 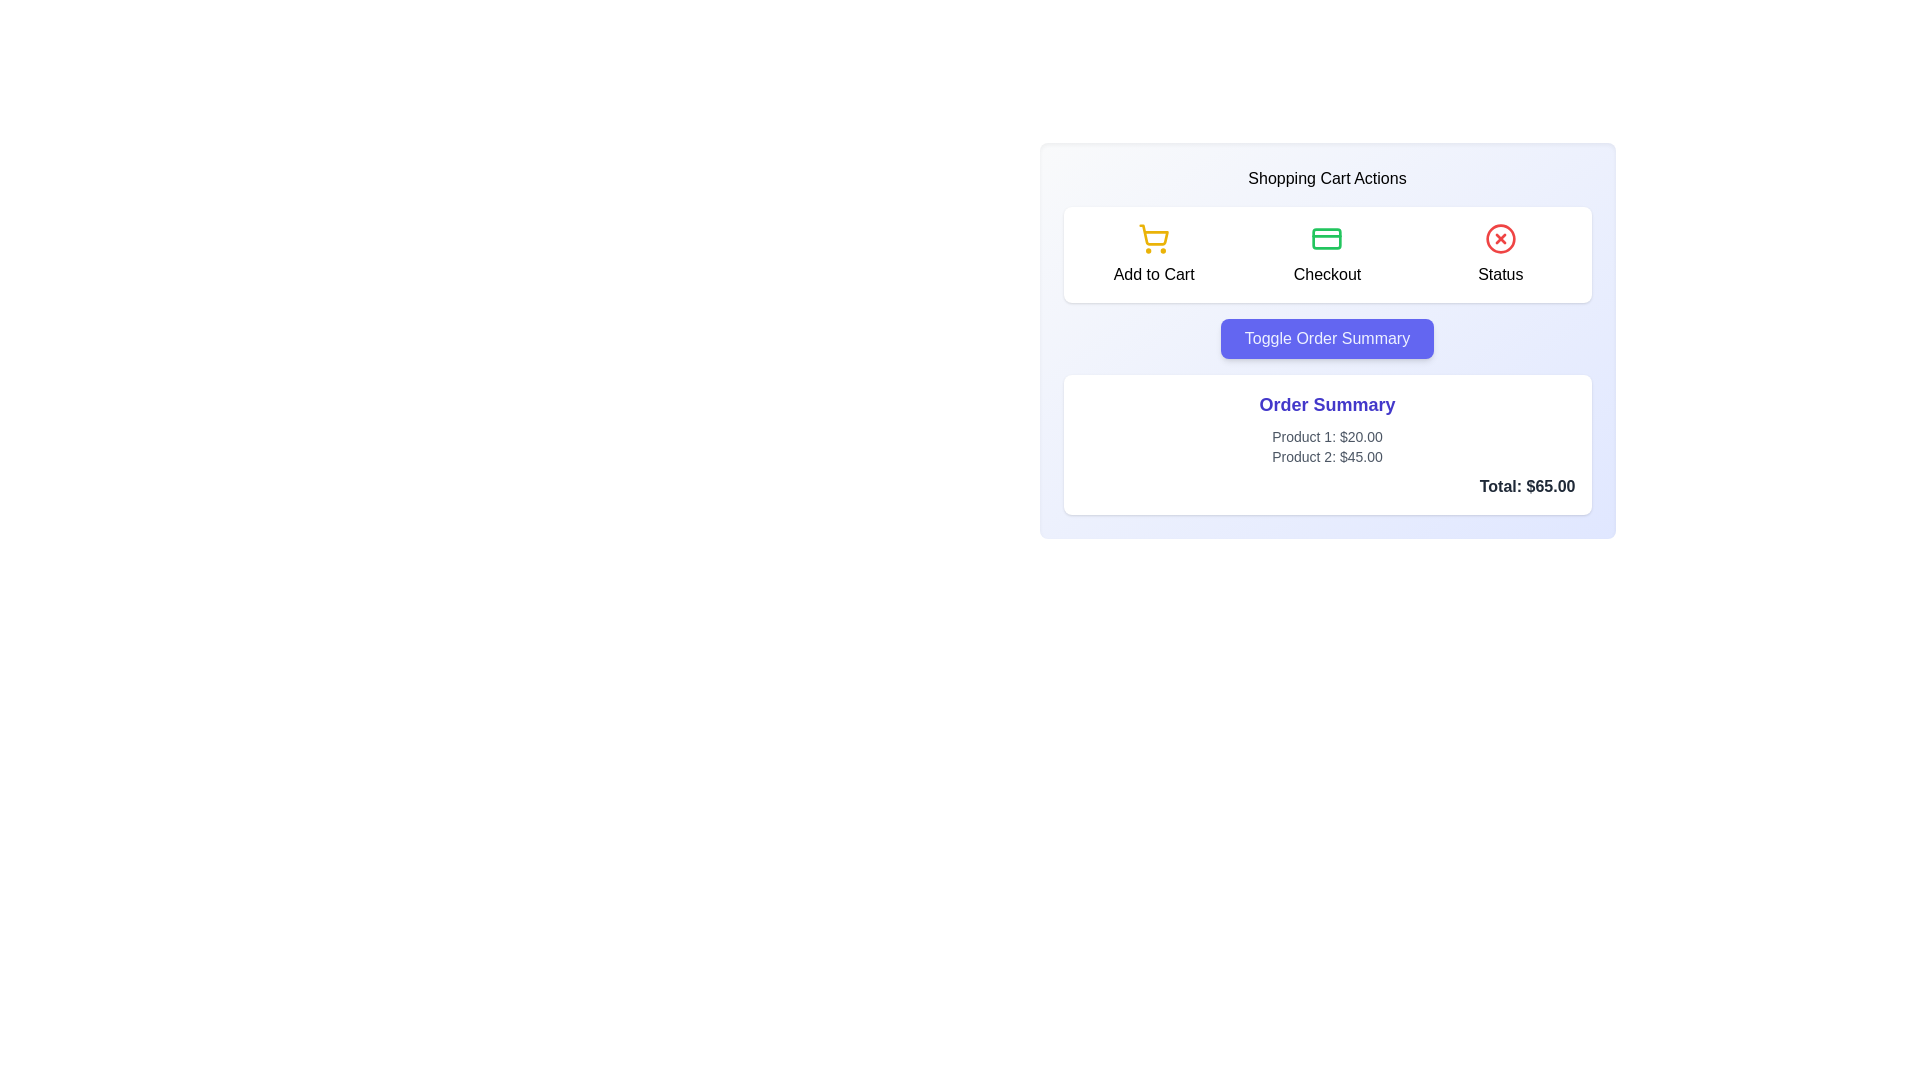 What do you see at coordinates (1327, 435) in the screenshot?
I see `the Text label displaying 'Product 1' and its price '$20.00' in the 'Order Summary' section, which is the first item in the vertical list of products` at bounding box center [1327, 435].